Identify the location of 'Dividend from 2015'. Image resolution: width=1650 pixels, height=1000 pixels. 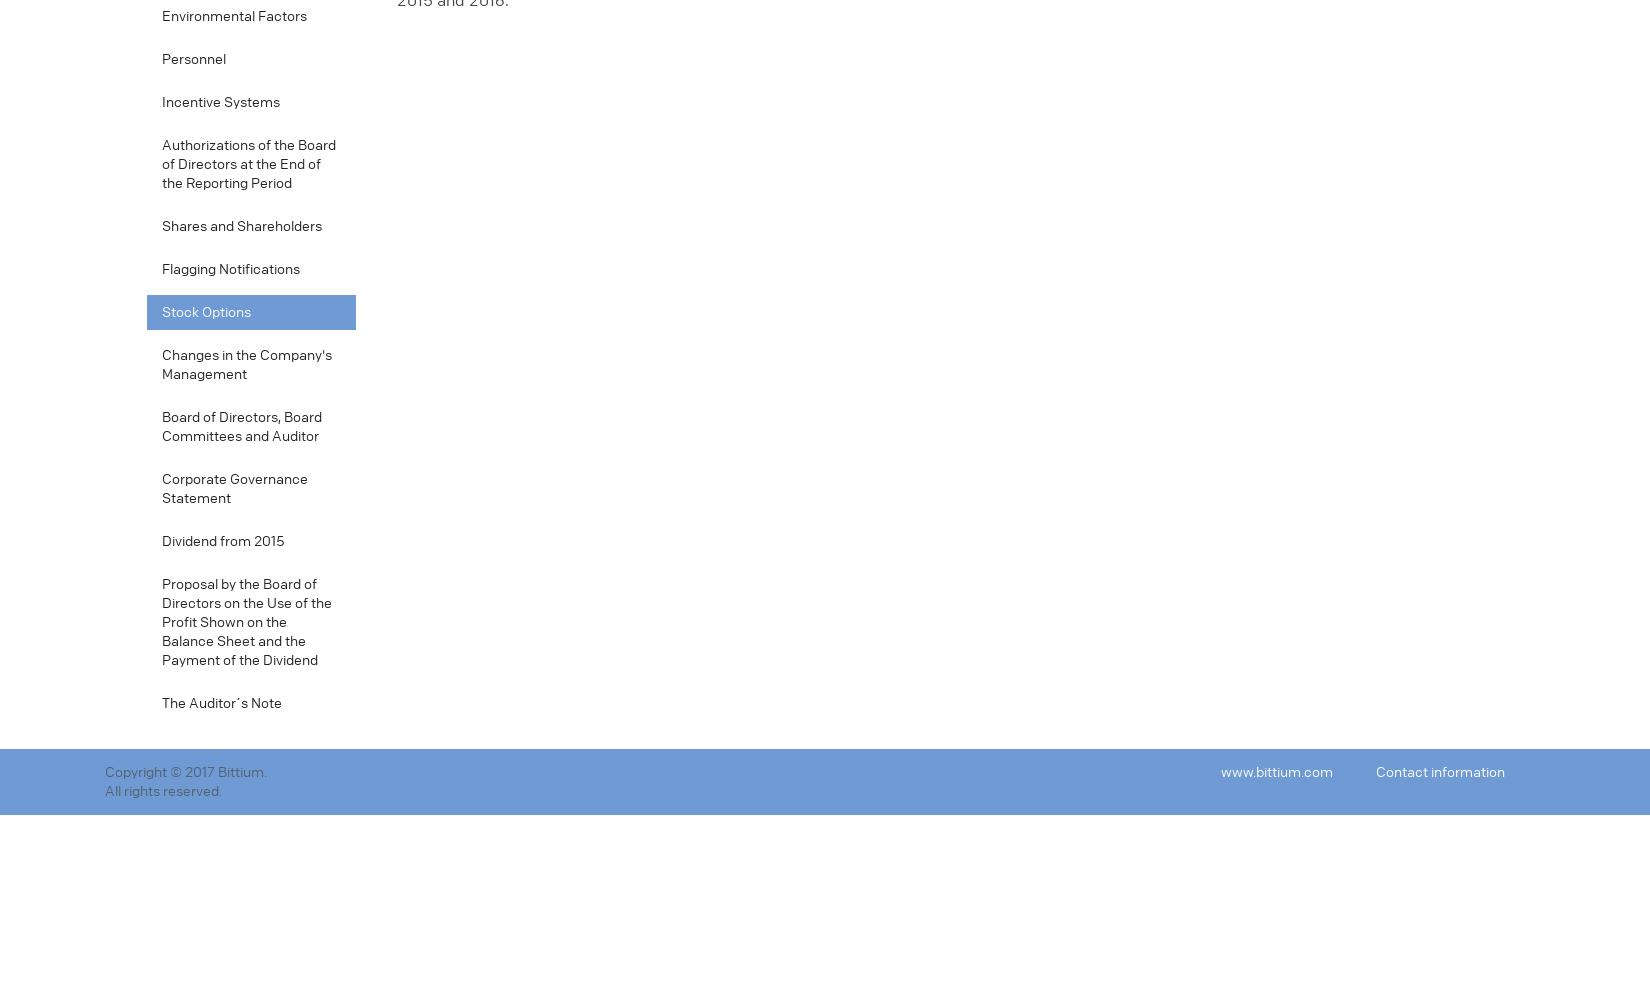
(222, 541).